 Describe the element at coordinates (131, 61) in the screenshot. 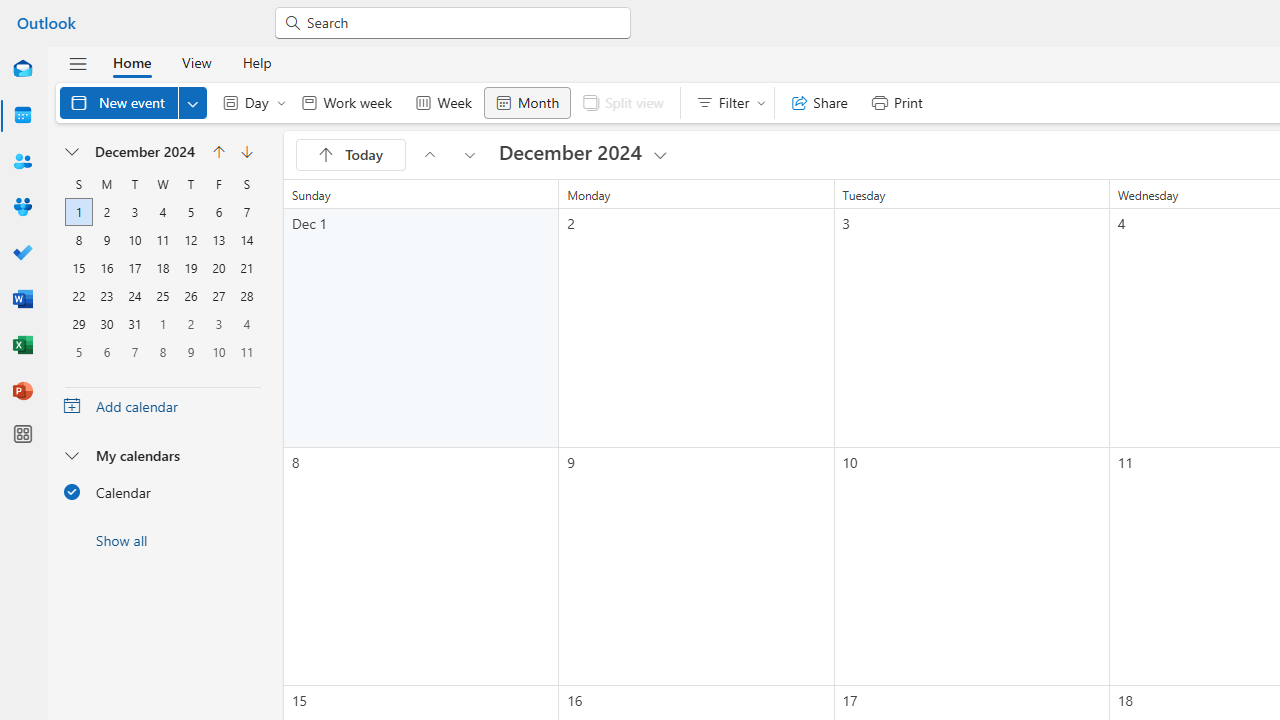

I see `'Home'` at that location.